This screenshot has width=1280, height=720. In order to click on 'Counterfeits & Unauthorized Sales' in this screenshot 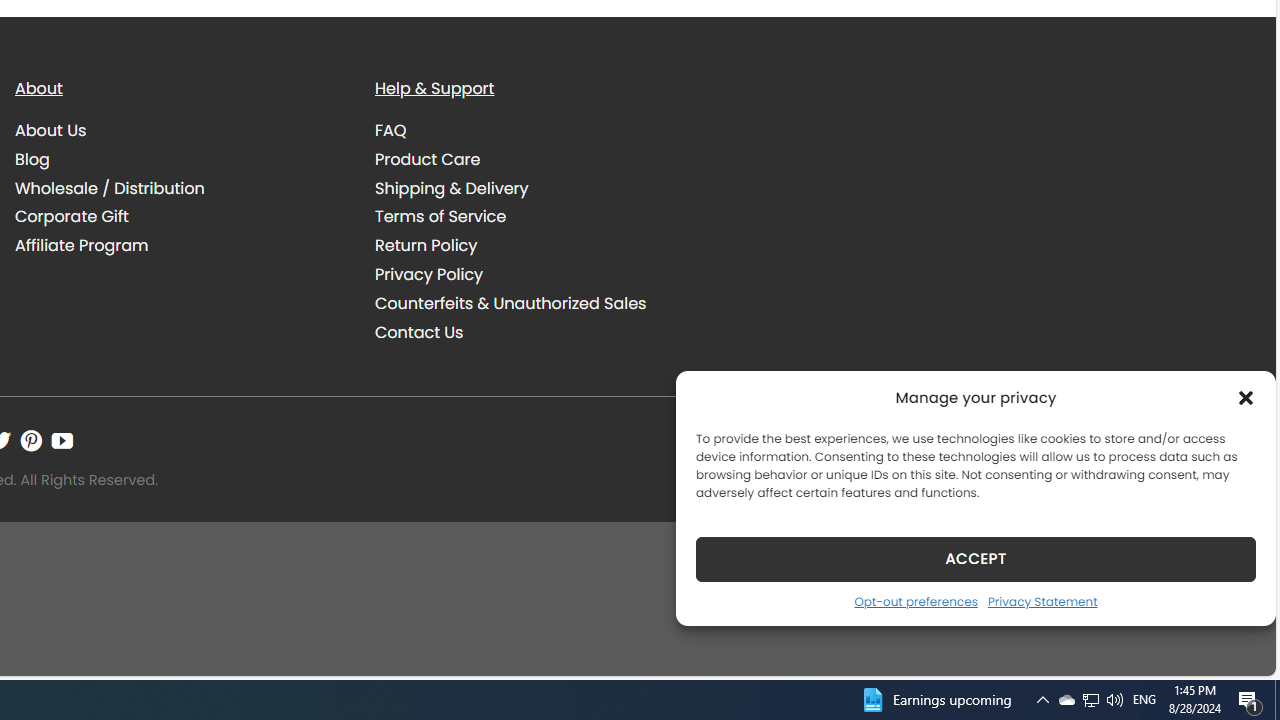, I will do `click(540, 303)`.